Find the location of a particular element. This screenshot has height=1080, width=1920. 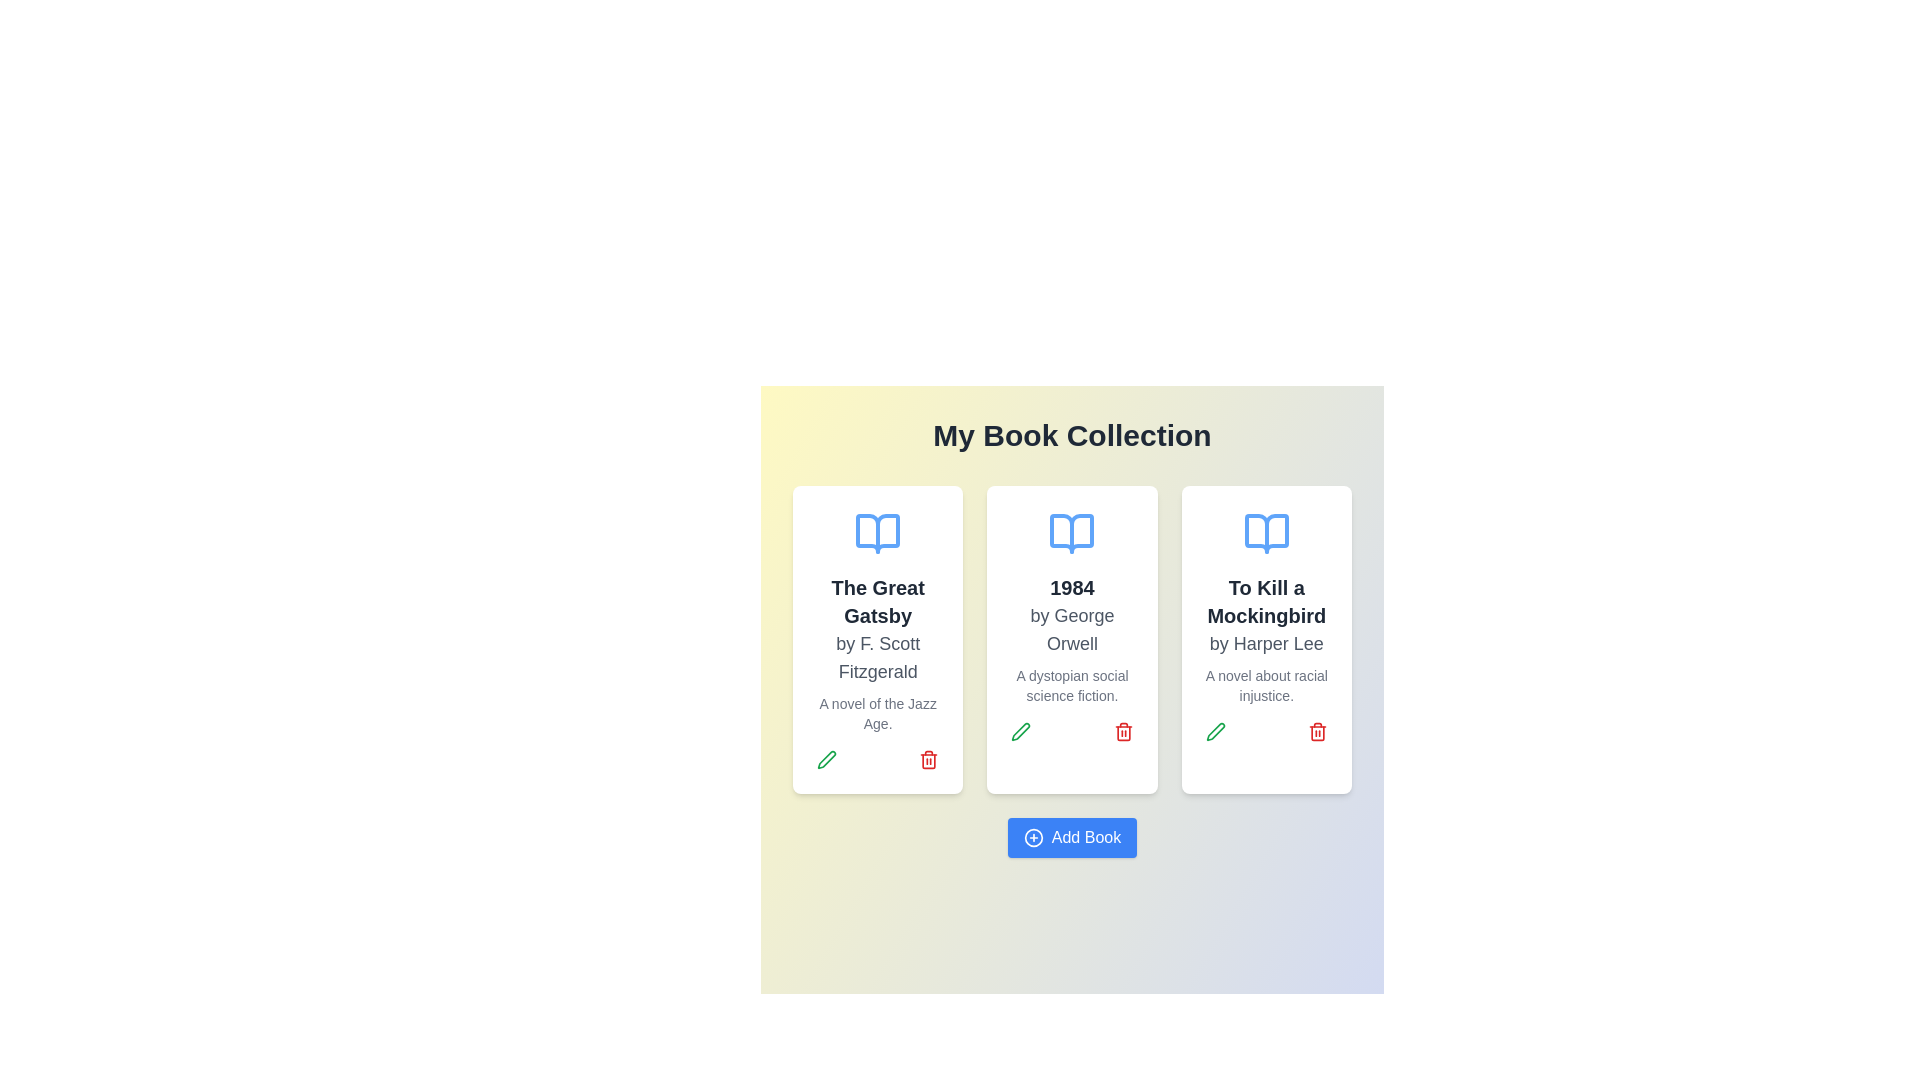

the card displaying details of 'The Great Gatsby', which includes a blue book icon, title in bold, author's name, and a brief description, located under 'My Book Collection' is located at coordinates (878, 640).